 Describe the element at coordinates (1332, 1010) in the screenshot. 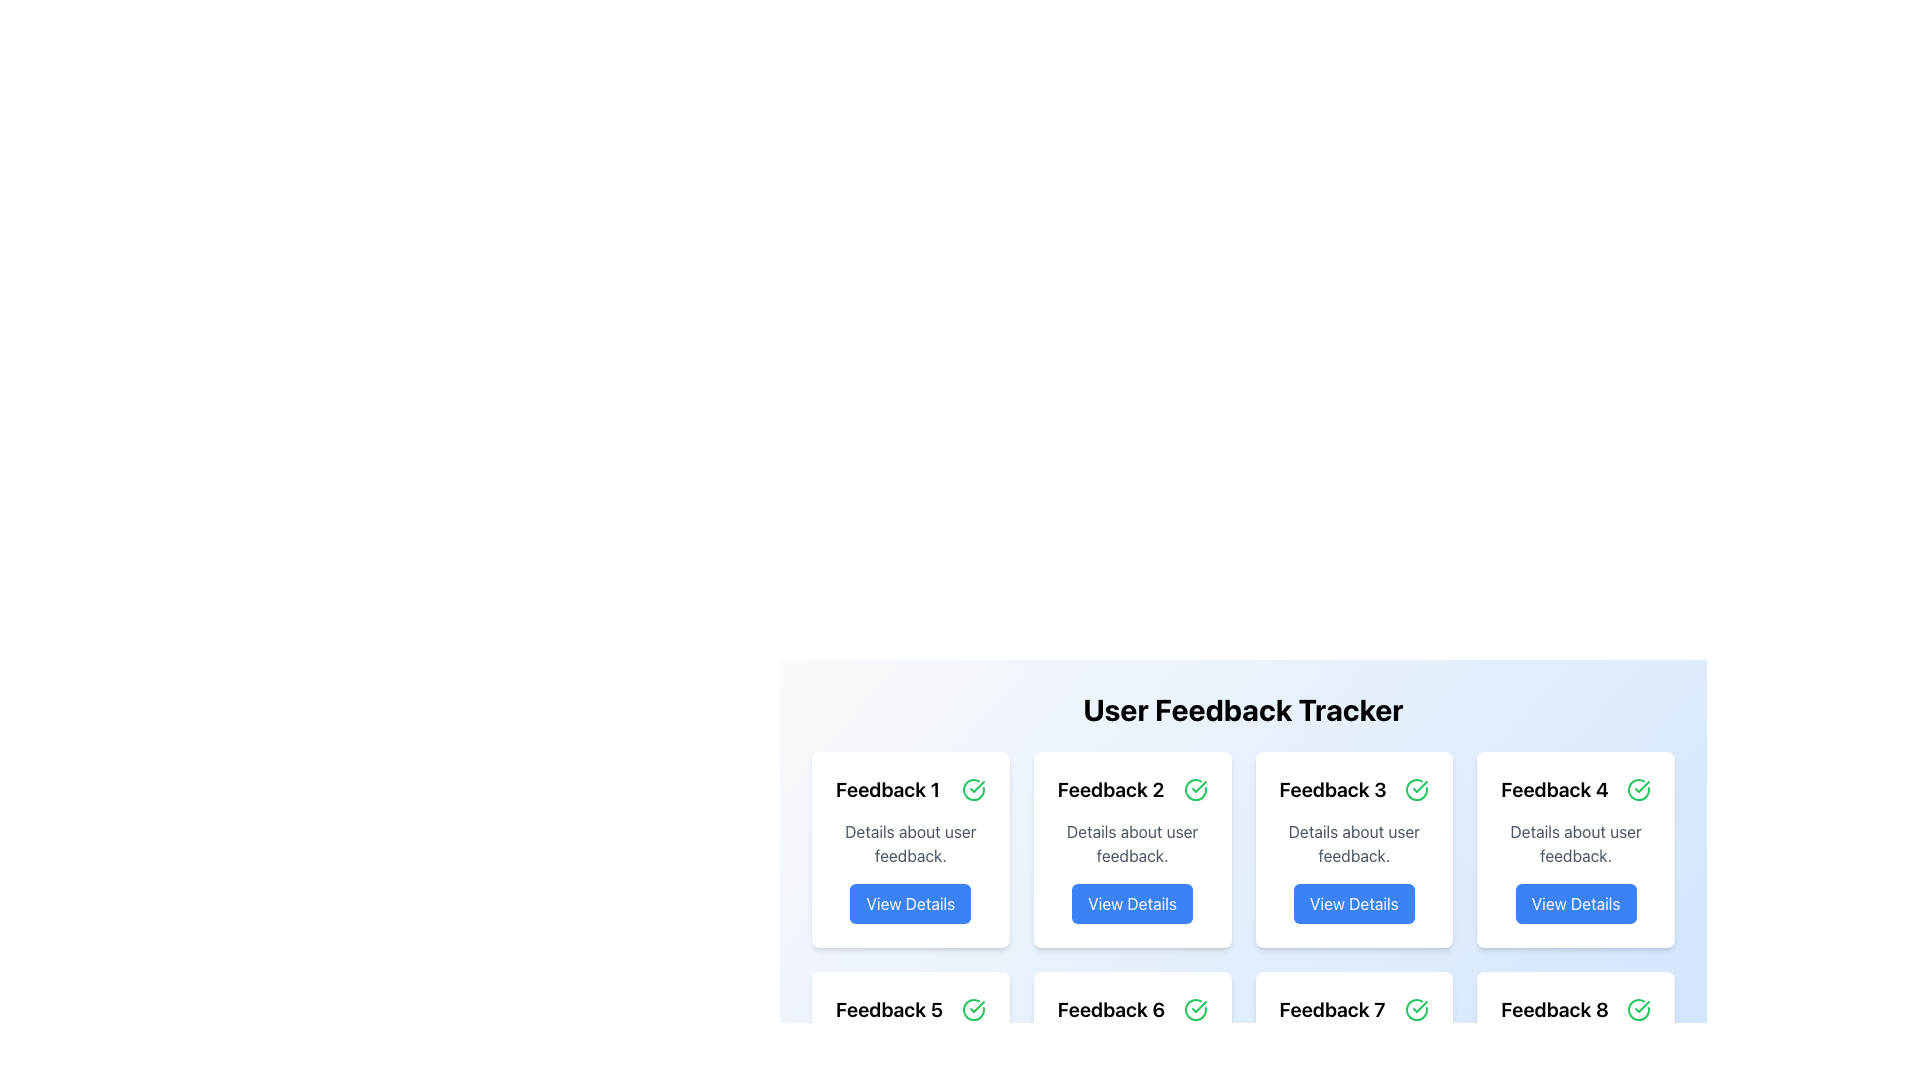

I see `text of the element displaying 'Feedback 7', which is bold and medium-sized, located in the seventh feedback card of a grid layout` at that location.